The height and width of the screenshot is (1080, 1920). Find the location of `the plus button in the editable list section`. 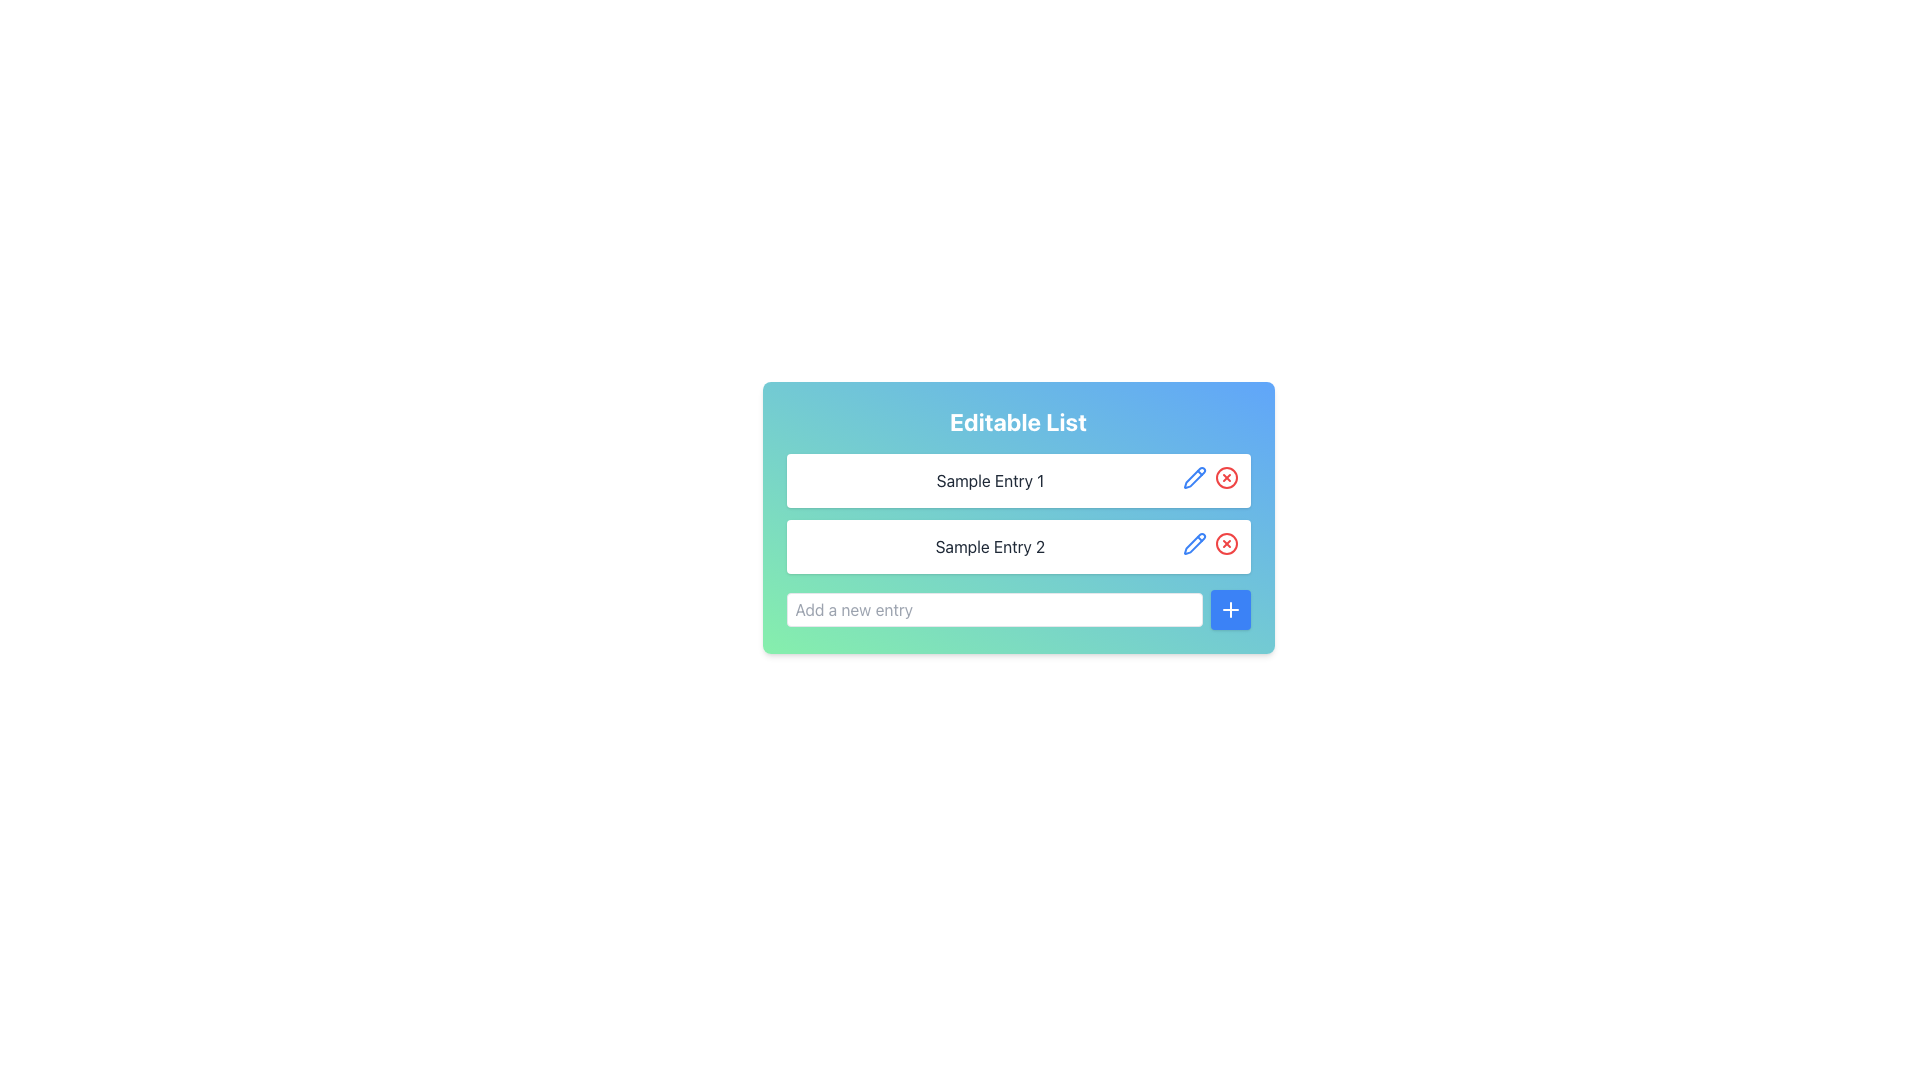

the plus button in the editable list section is located at coordinates (1018, 608).